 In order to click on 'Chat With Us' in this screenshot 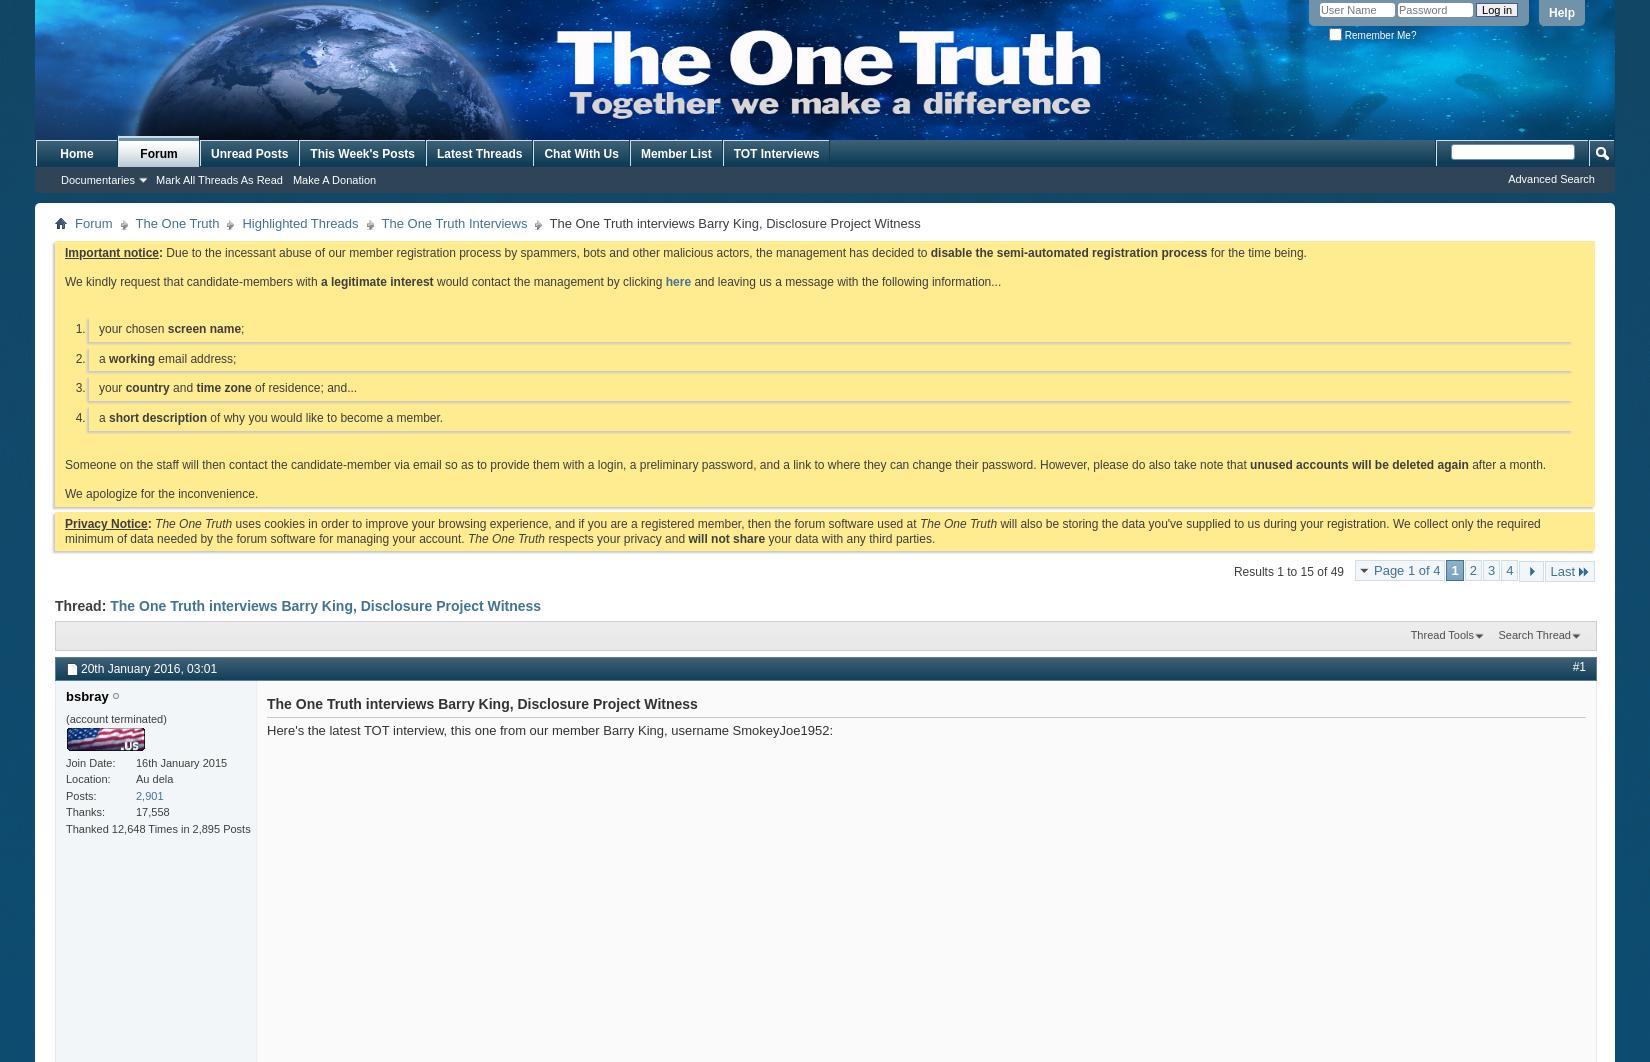, I will do `click(579, 153)`.